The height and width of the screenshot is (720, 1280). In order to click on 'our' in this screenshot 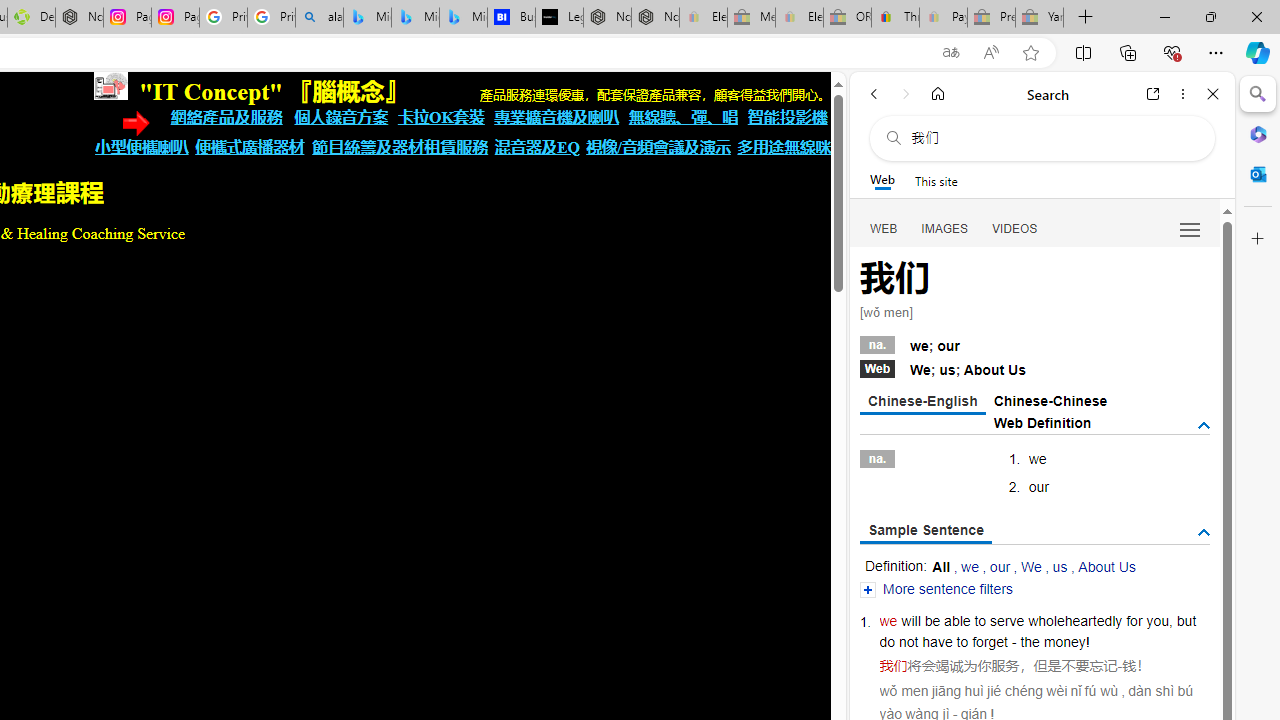, I will do `click(1000, 567)`.